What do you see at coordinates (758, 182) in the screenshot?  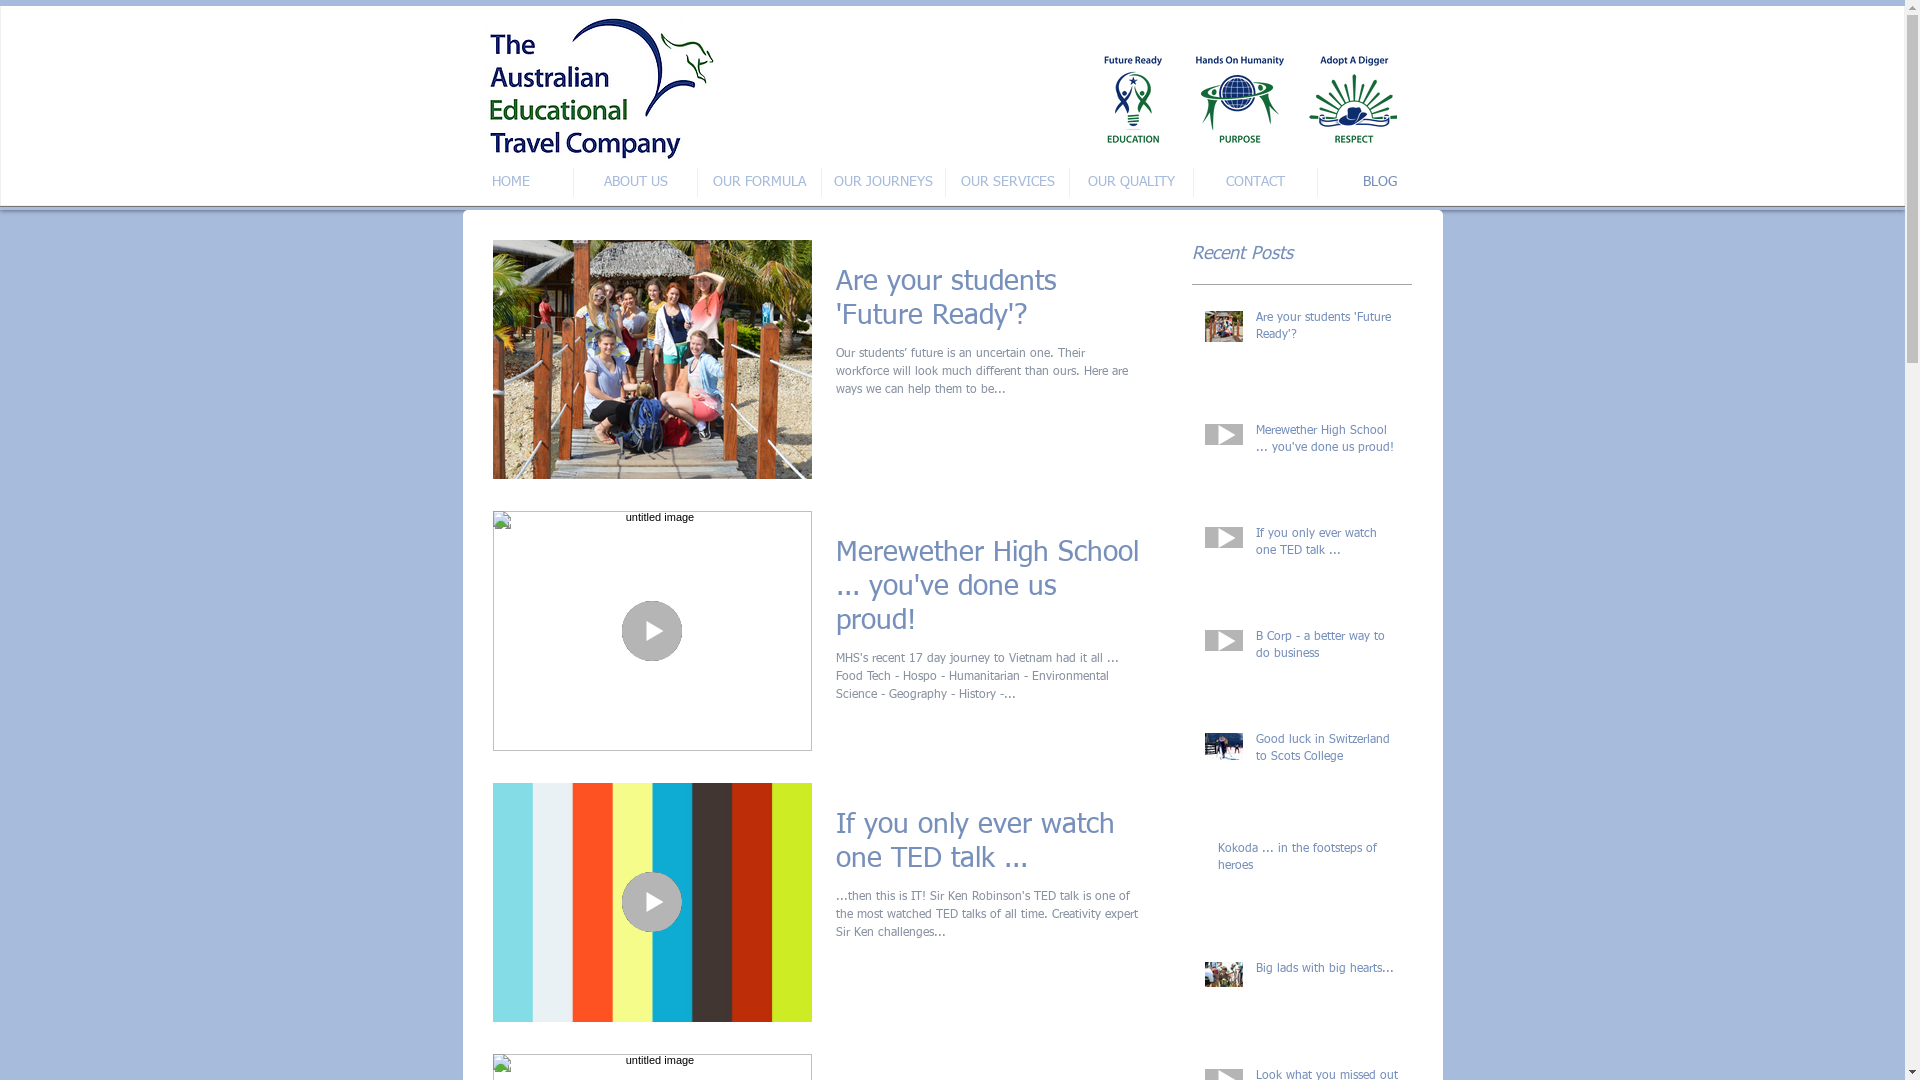 I see `'OUR FORMULA'` at bounding box center [758, 182].